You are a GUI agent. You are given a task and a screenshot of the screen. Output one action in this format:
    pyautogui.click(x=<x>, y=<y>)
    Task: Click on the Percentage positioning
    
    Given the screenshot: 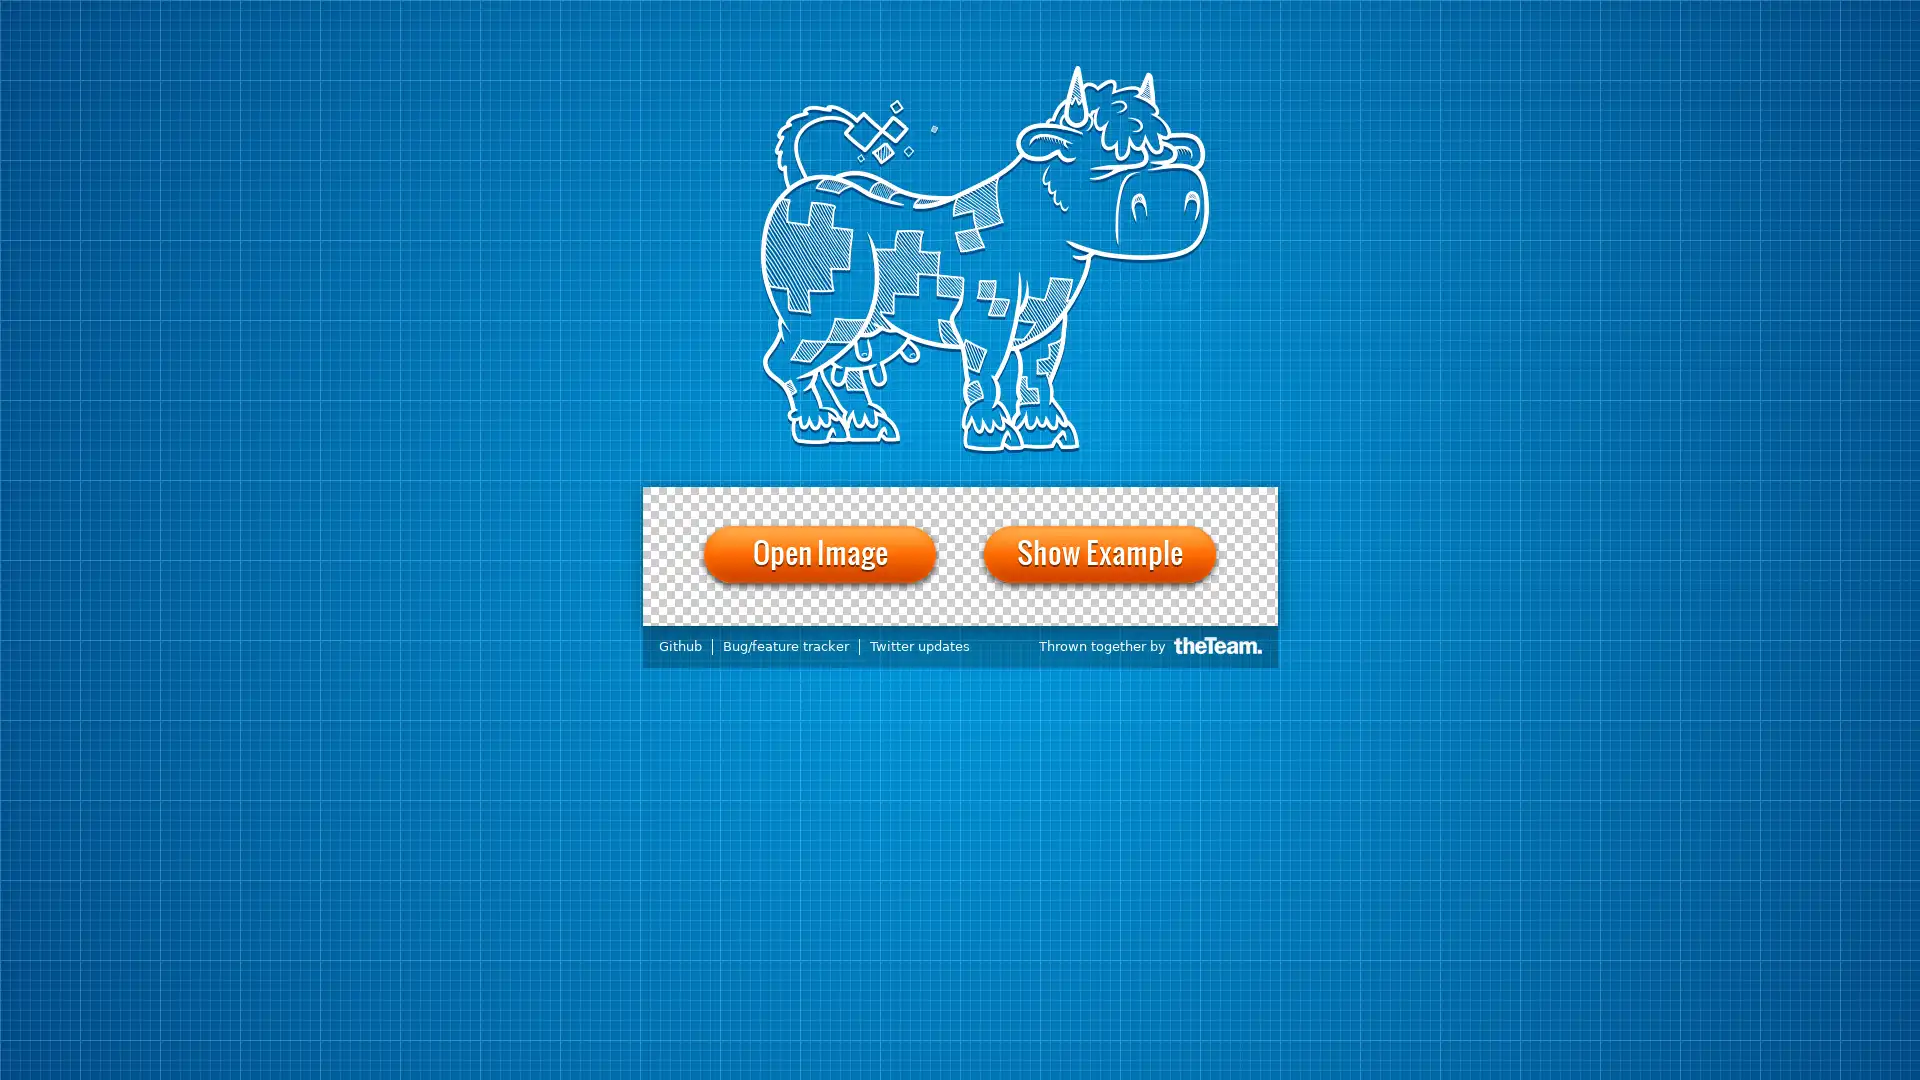 What is the action you would take?
    pyautogui.click(x=695, y=639)
    